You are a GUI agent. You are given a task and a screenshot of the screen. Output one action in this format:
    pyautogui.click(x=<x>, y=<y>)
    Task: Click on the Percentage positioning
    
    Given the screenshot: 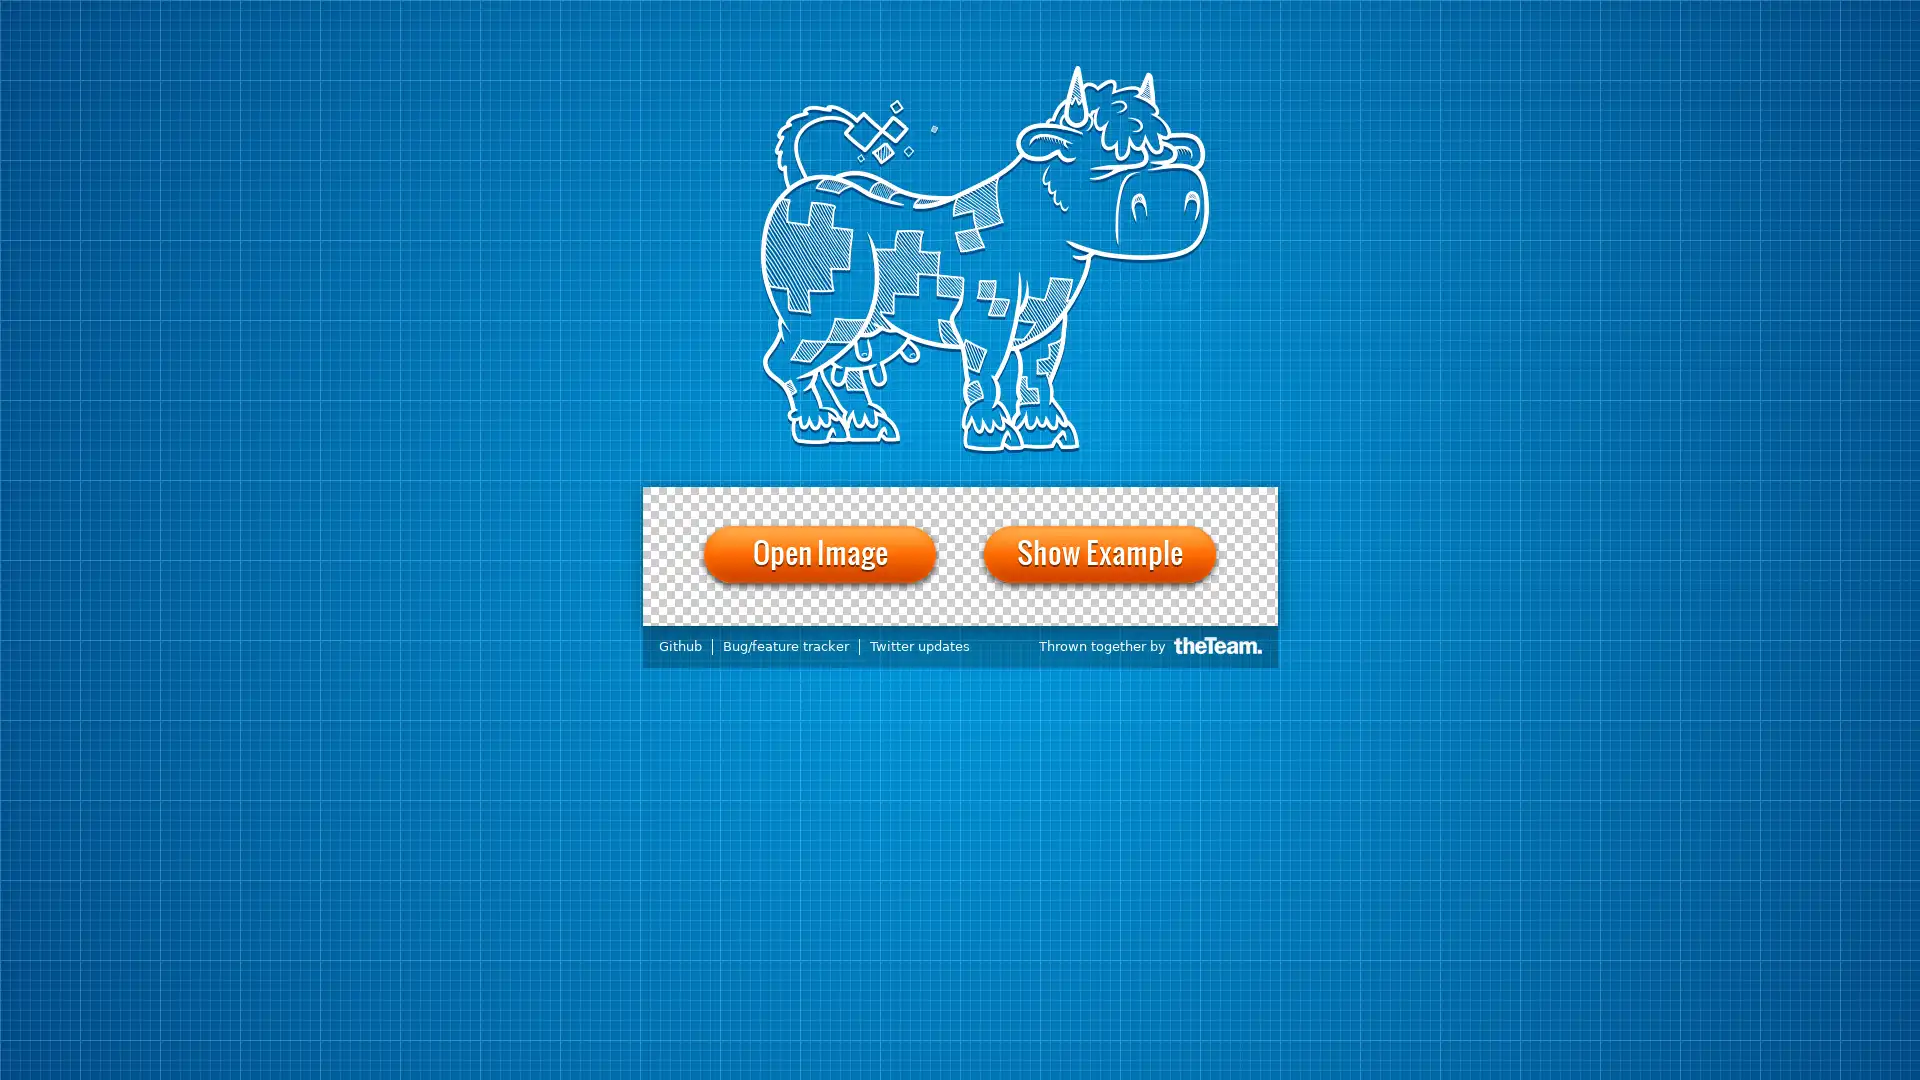 What is the action you would take?
    pyautogui.click(x=695, y=639)
    